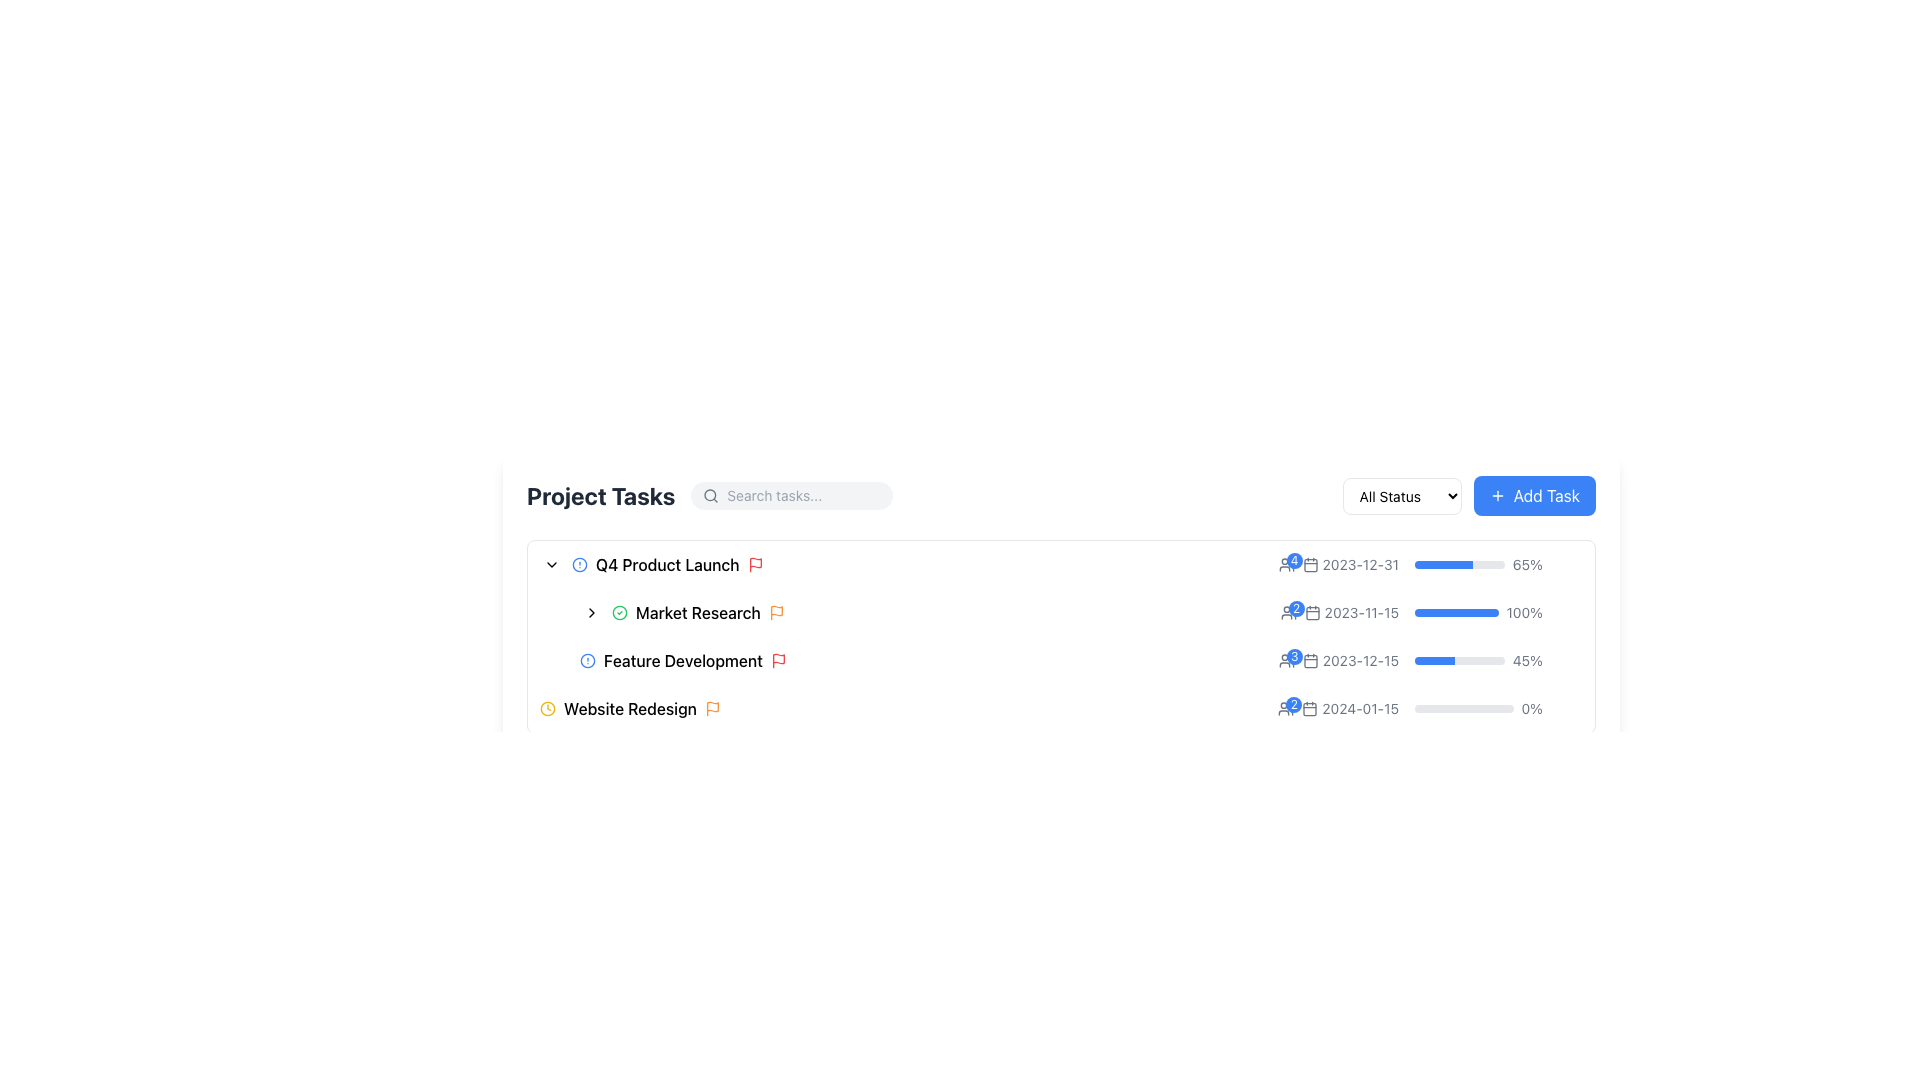  I want to click on the calendar icon, which is a simple line-drawing styled with a rounded square outline, located directly to the left of the date text '2023-12-31', so click(1310, 564).